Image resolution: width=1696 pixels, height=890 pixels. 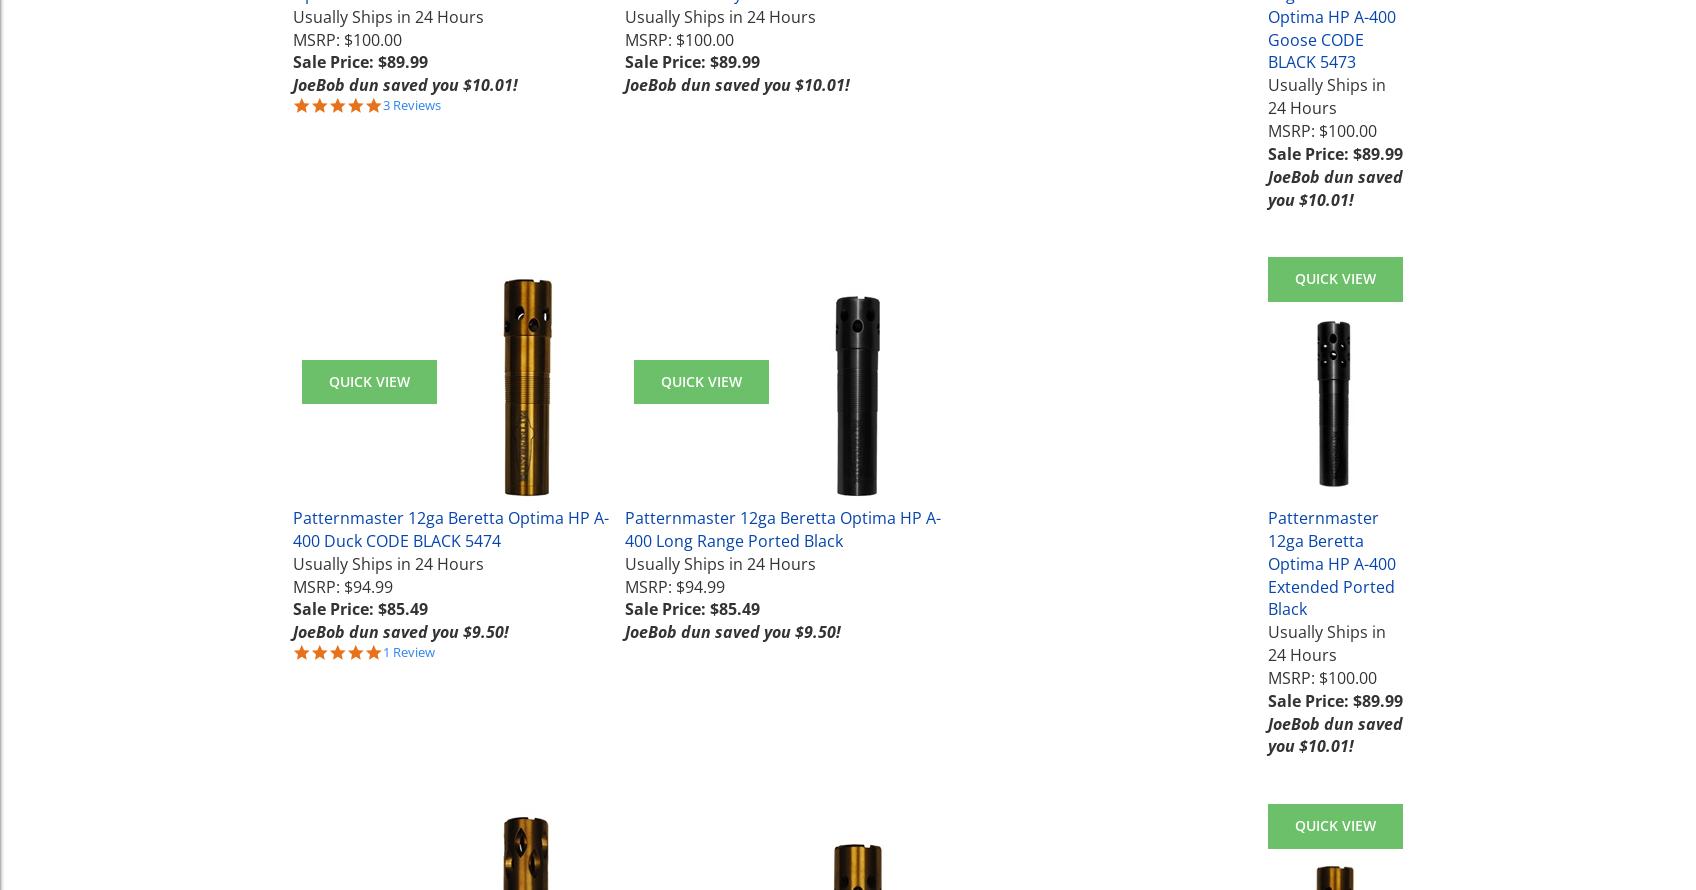 What do you see at coordinates (1331, 562) in the screenshot?
I see `'Patternmaster 12ga Beretta Optima HP A-400 Extended Ported Black'` at bounding box center [1331, 562].